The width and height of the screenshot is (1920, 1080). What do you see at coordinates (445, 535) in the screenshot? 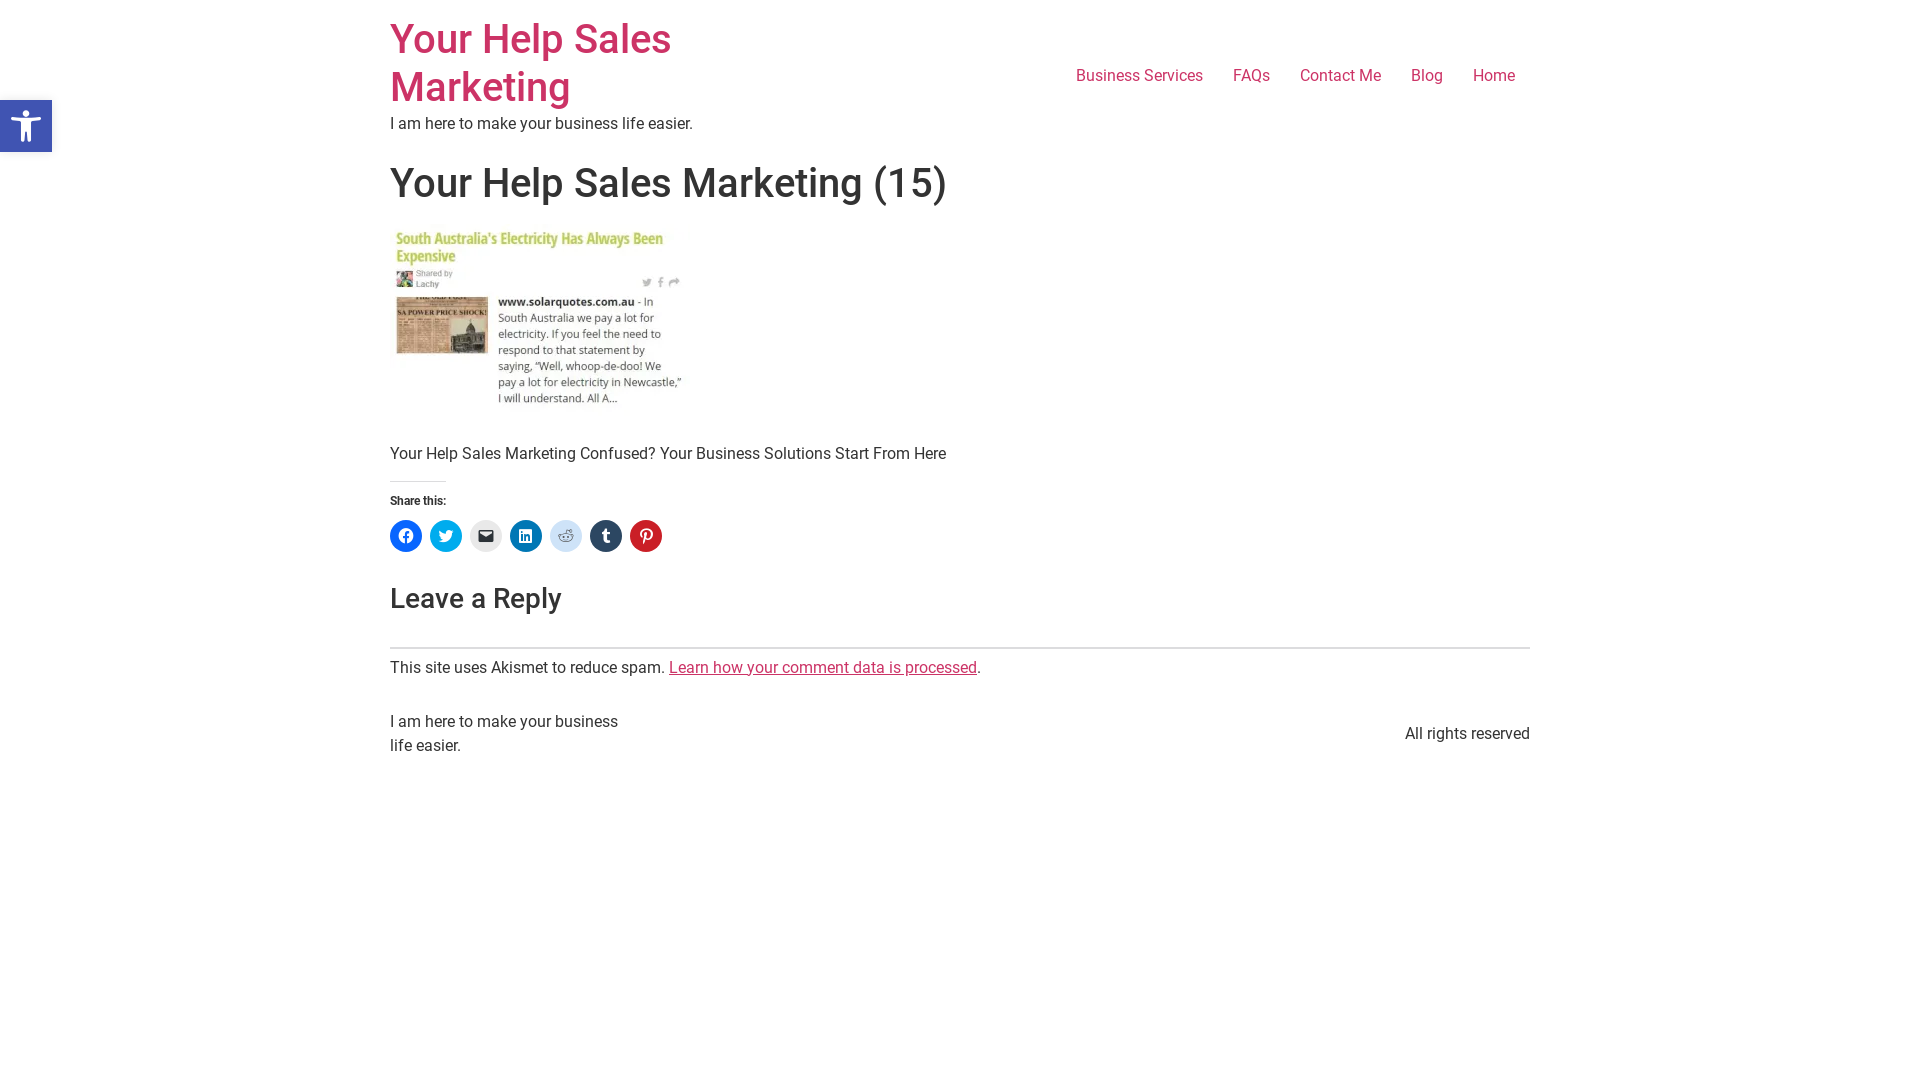
I see `'Click to share on Twitter (Opens in new window)'` at bounding box center [445, 535].